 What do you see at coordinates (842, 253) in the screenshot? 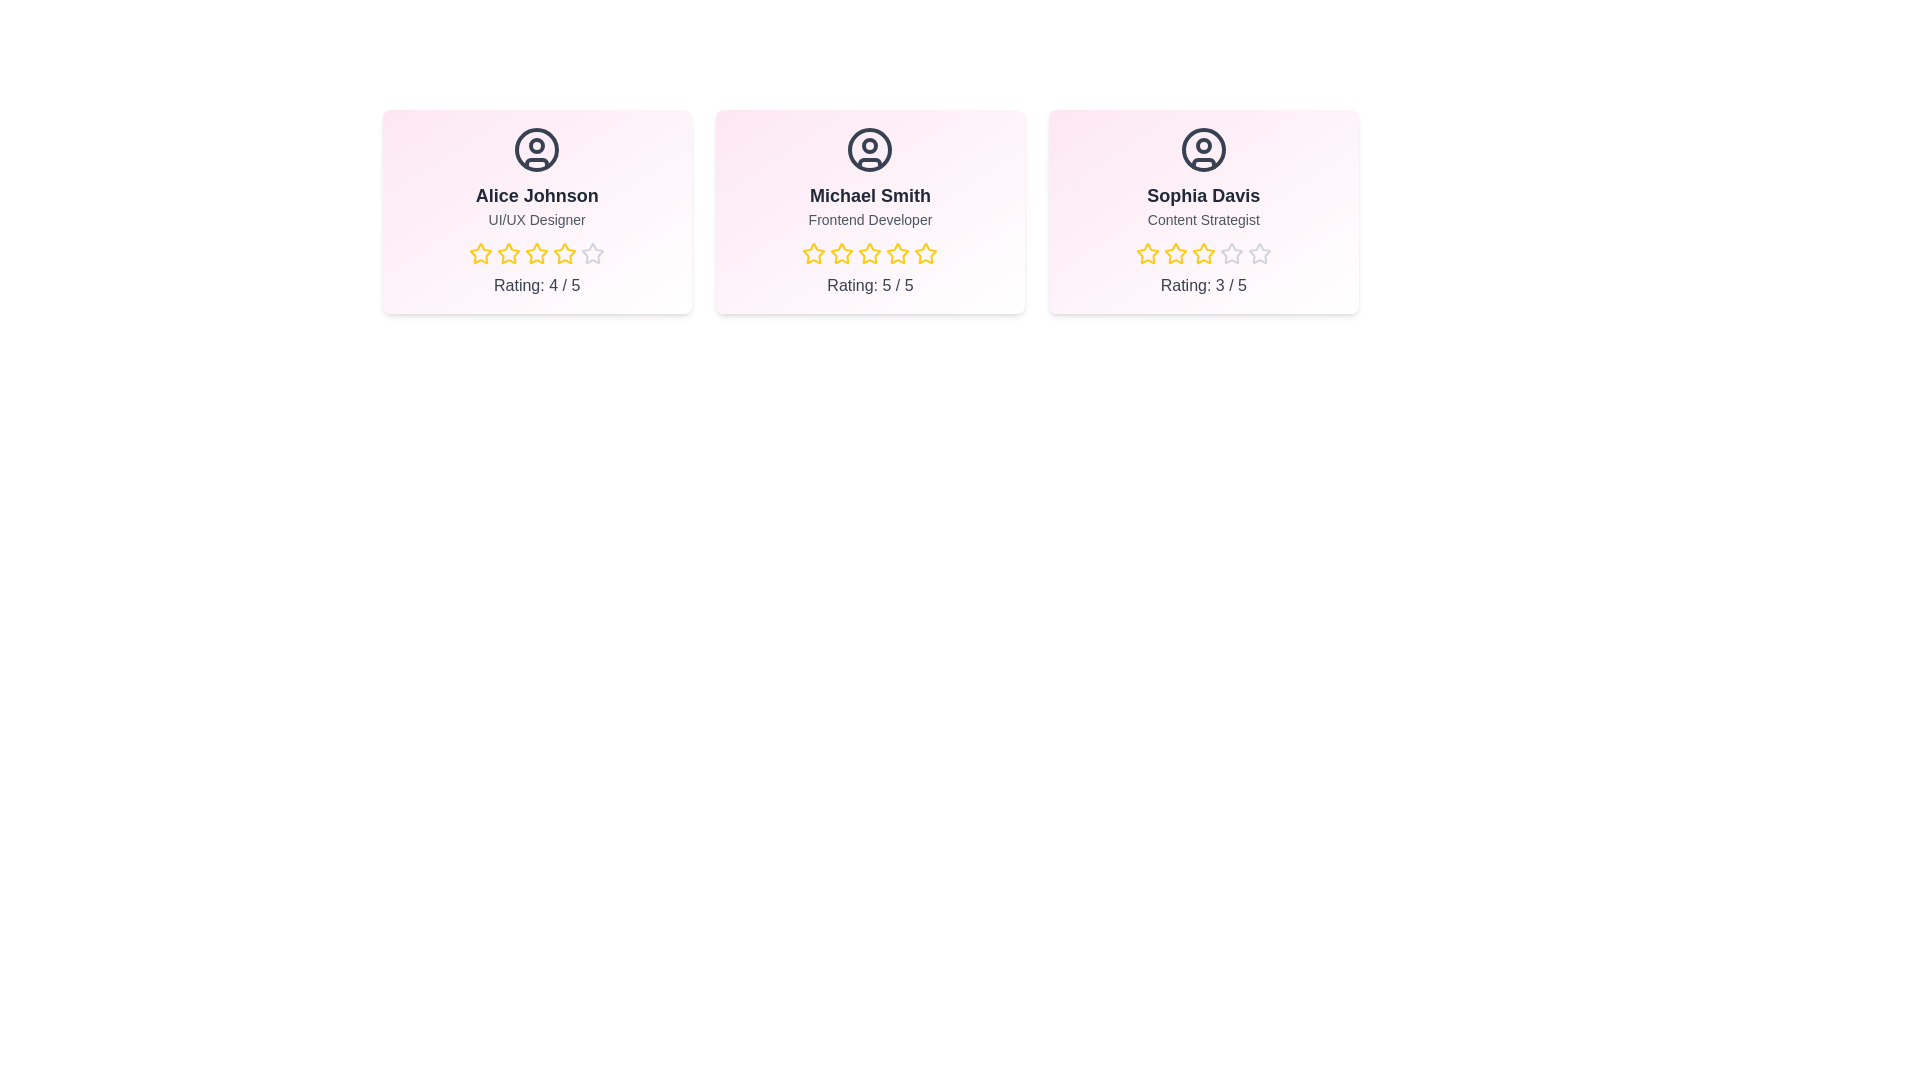
I see `the star corresponding to 2 stars for the team member Michael Smith` at bounding box center [842, 253].